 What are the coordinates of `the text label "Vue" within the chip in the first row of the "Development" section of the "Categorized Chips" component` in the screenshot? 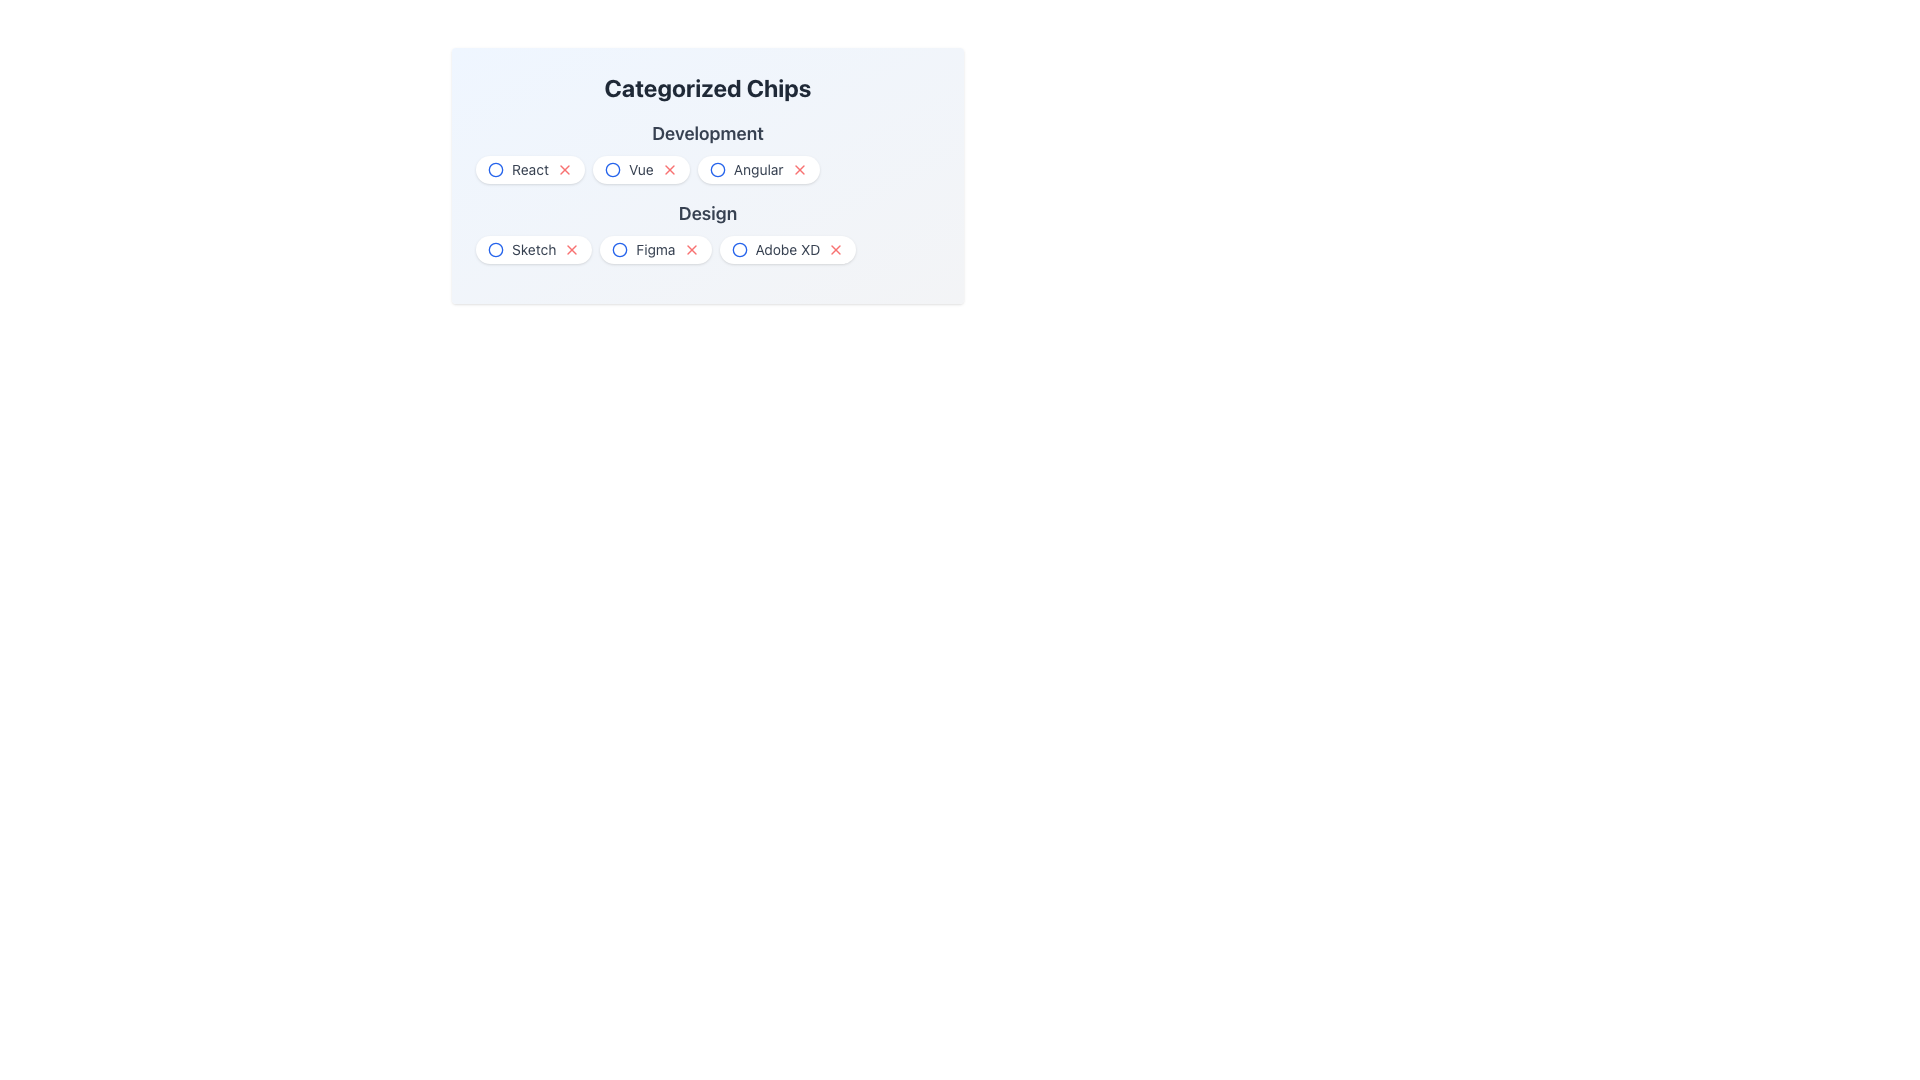 It's located at (641, 168).